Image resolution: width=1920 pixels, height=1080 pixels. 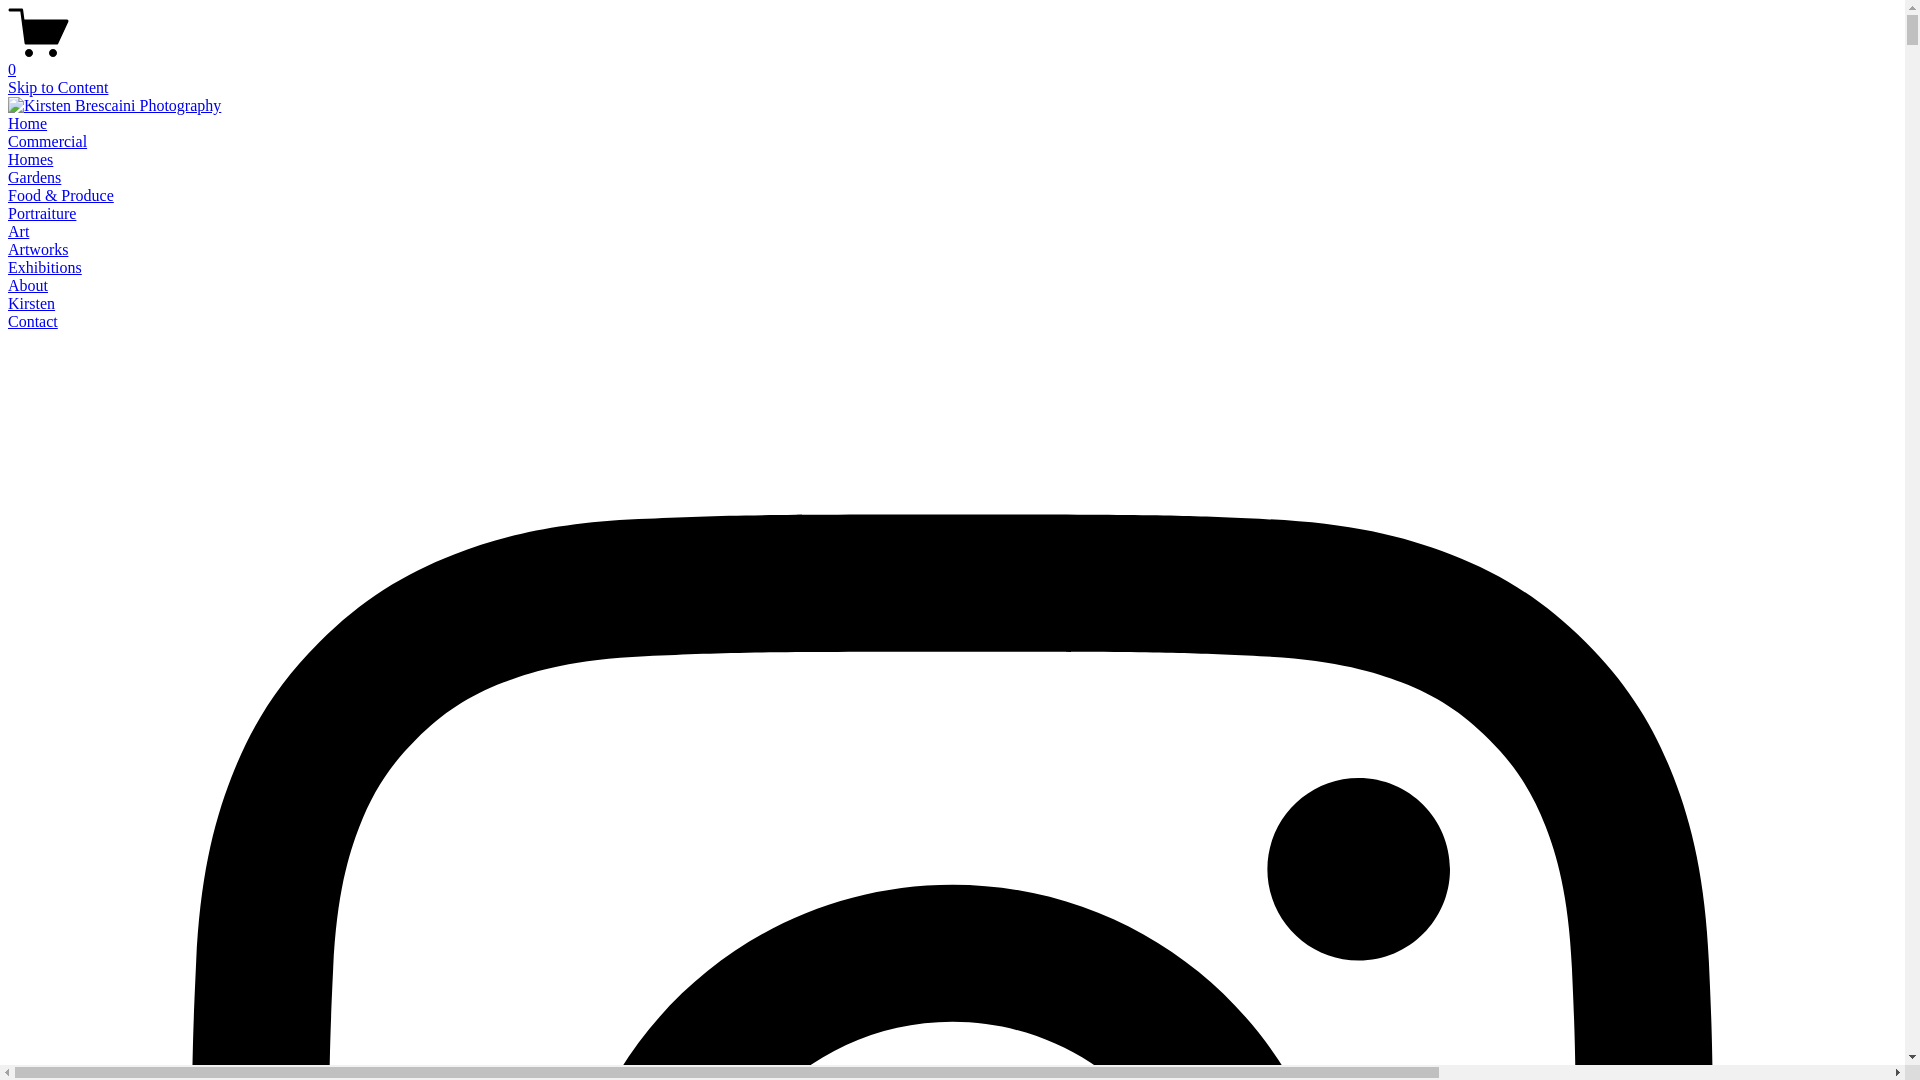 What do you see at coordinates (31, 303) in the screenshot?
I see `'Kirsten'` at bounding box center [31, 303].